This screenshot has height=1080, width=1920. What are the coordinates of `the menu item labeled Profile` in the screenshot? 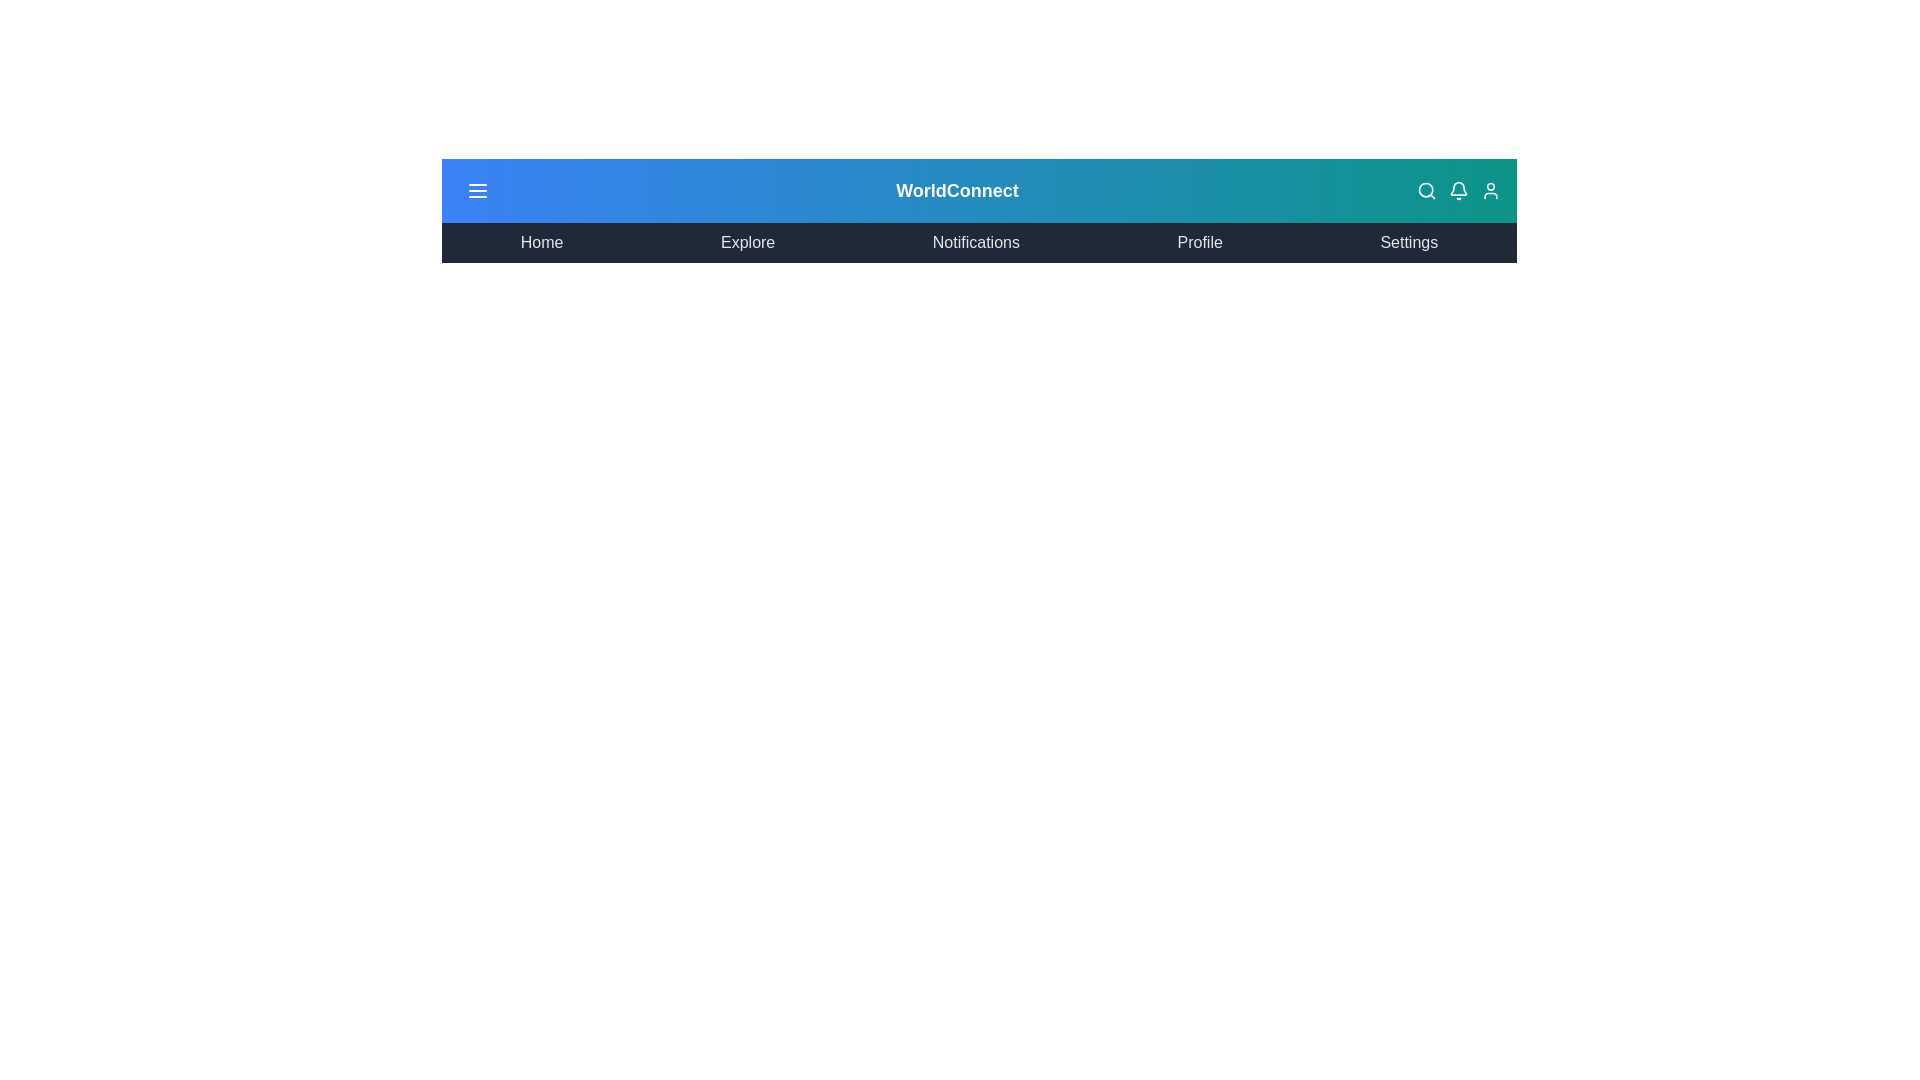 It's located at (1200, 242).